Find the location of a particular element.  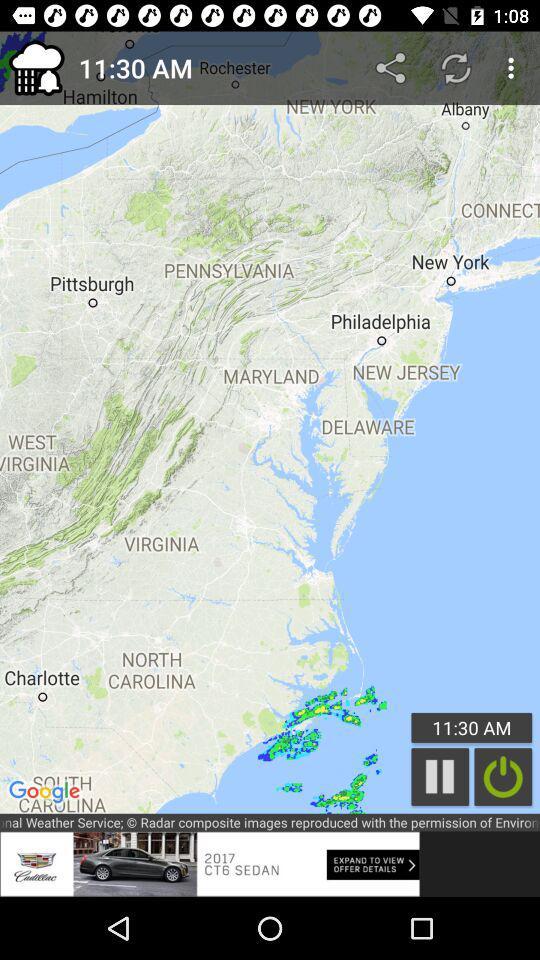

turn live monitoring off is located at coordinates (502, 776).